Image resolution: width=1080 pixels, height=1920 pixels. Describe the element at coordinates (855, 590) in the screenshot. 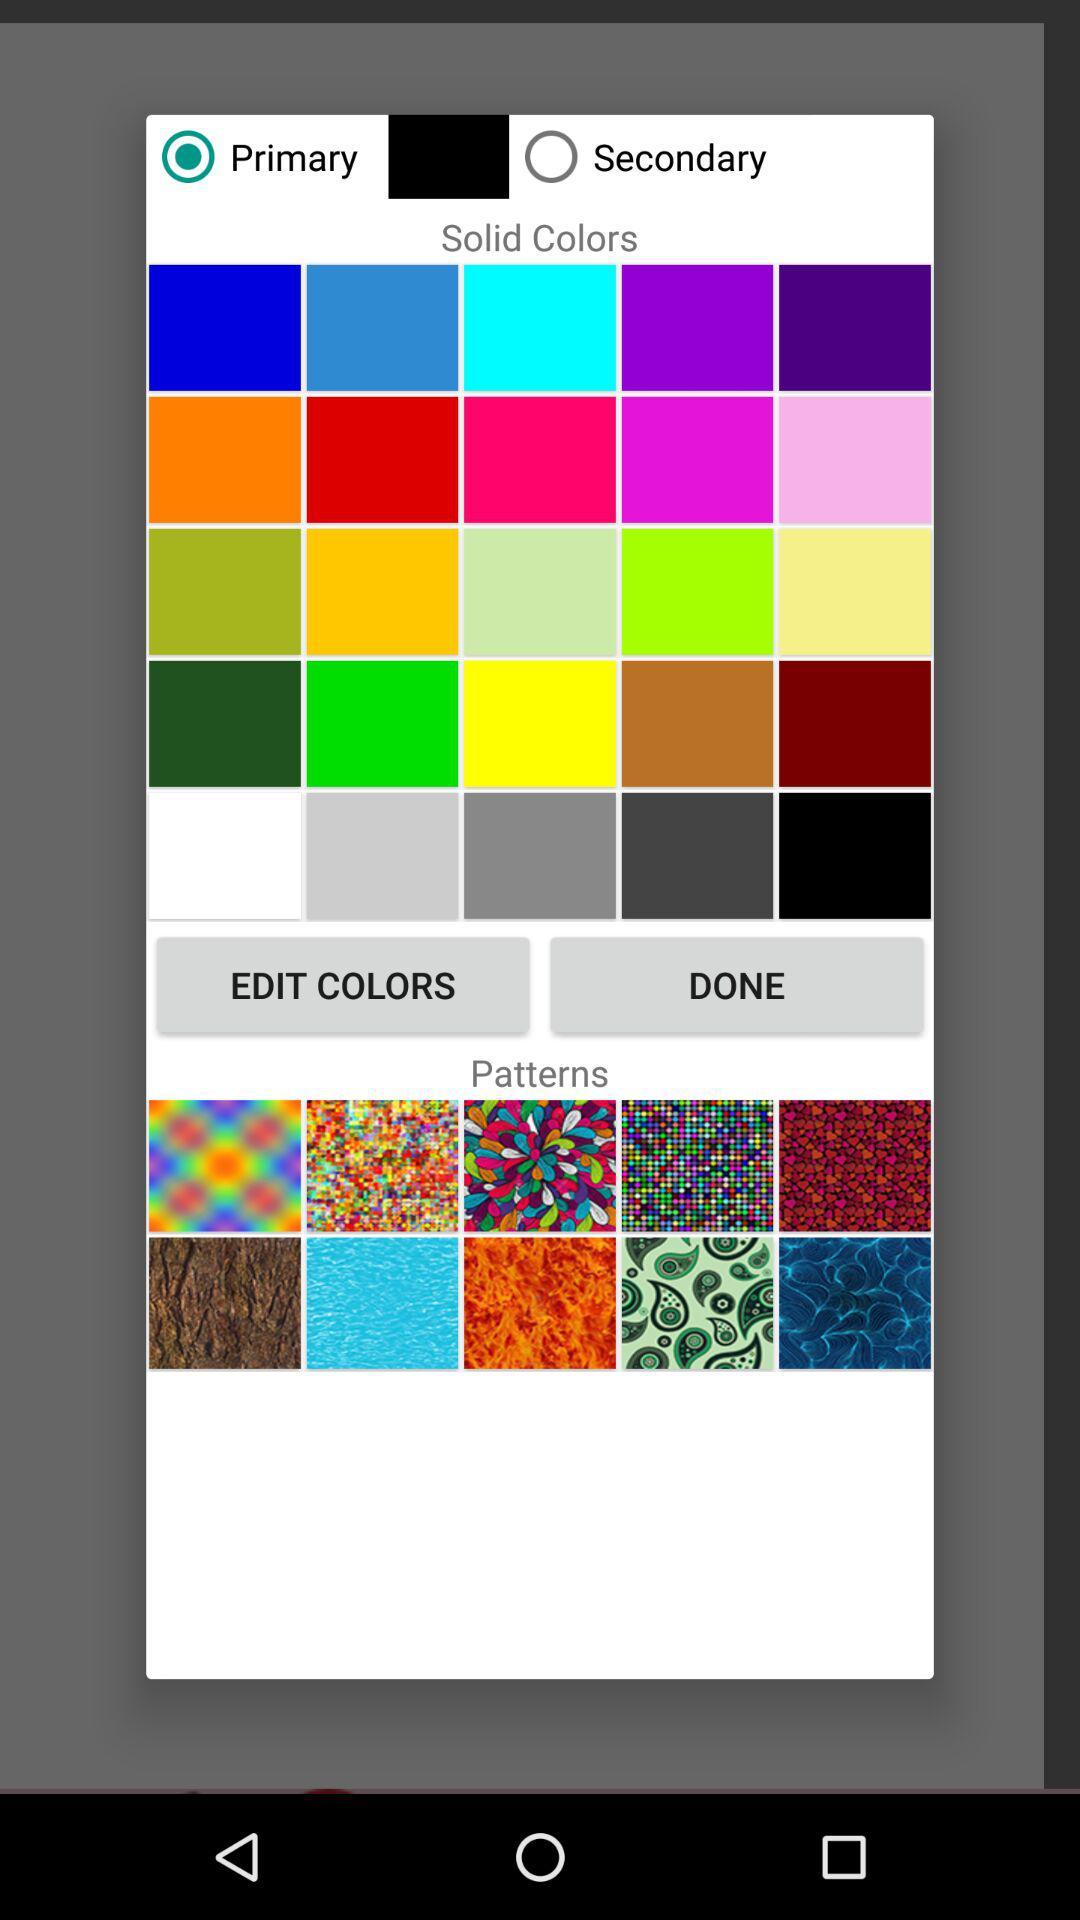

I see `color light yellow` at that location.